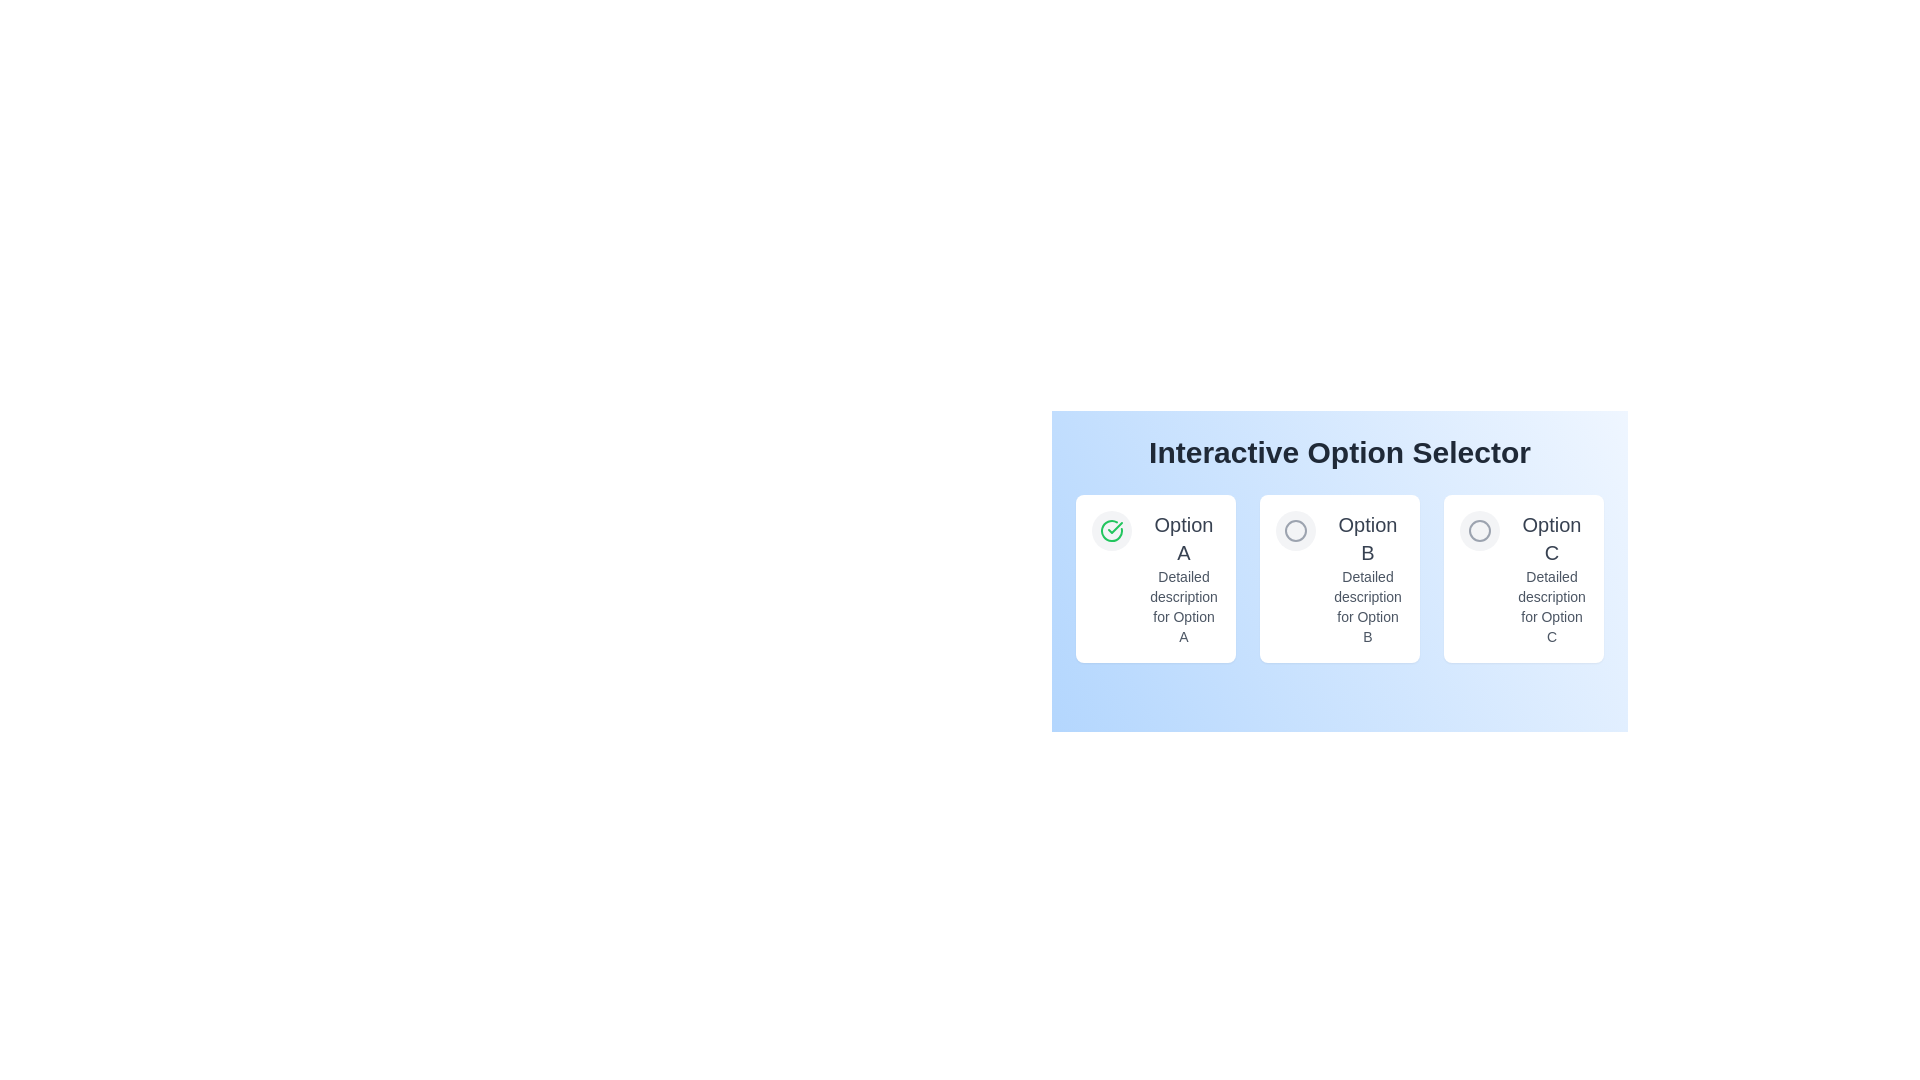 The image size is (1920, 1080). I want to click on the Static Text element that provides additional details about Option C, located below the 'Option C' heading in the third option box, so click(1550, 605).